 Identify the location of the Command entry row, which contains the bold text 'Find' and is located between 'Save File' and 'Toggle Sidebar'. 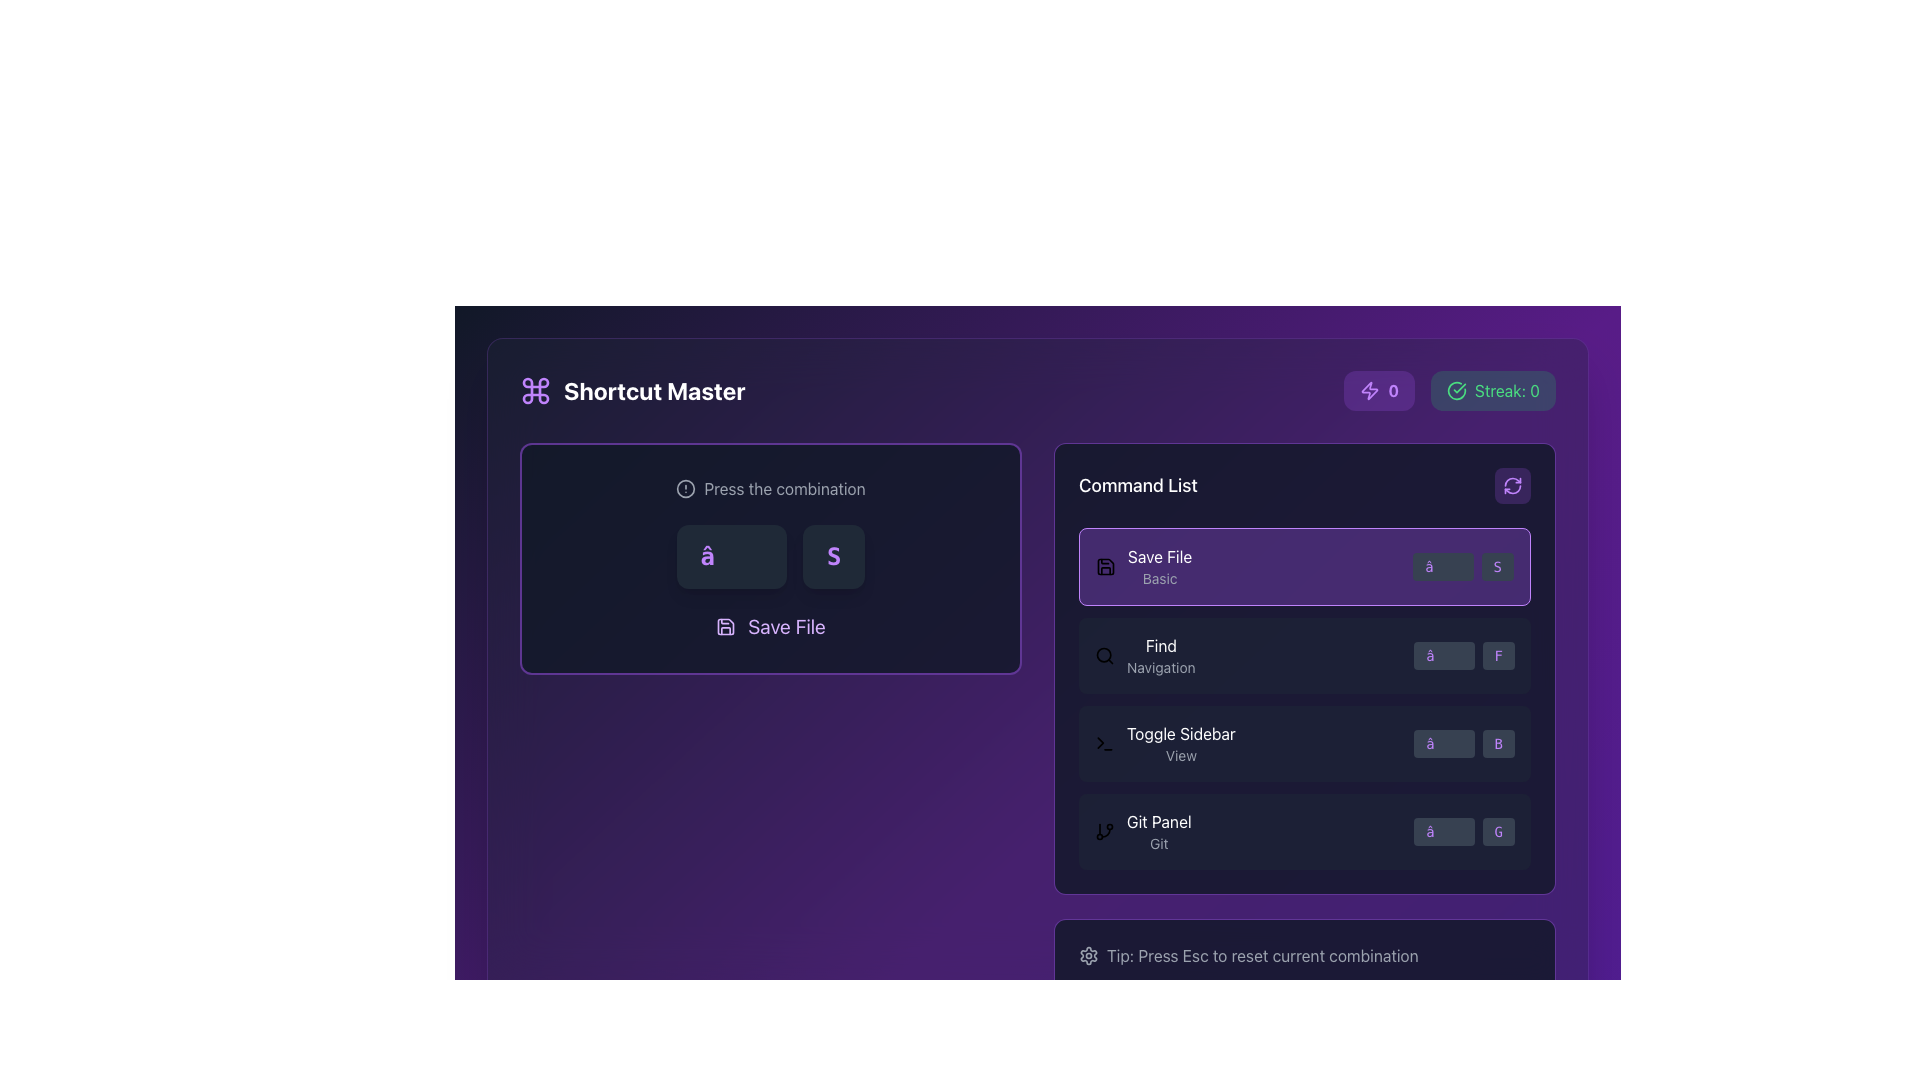
(1305, 655).